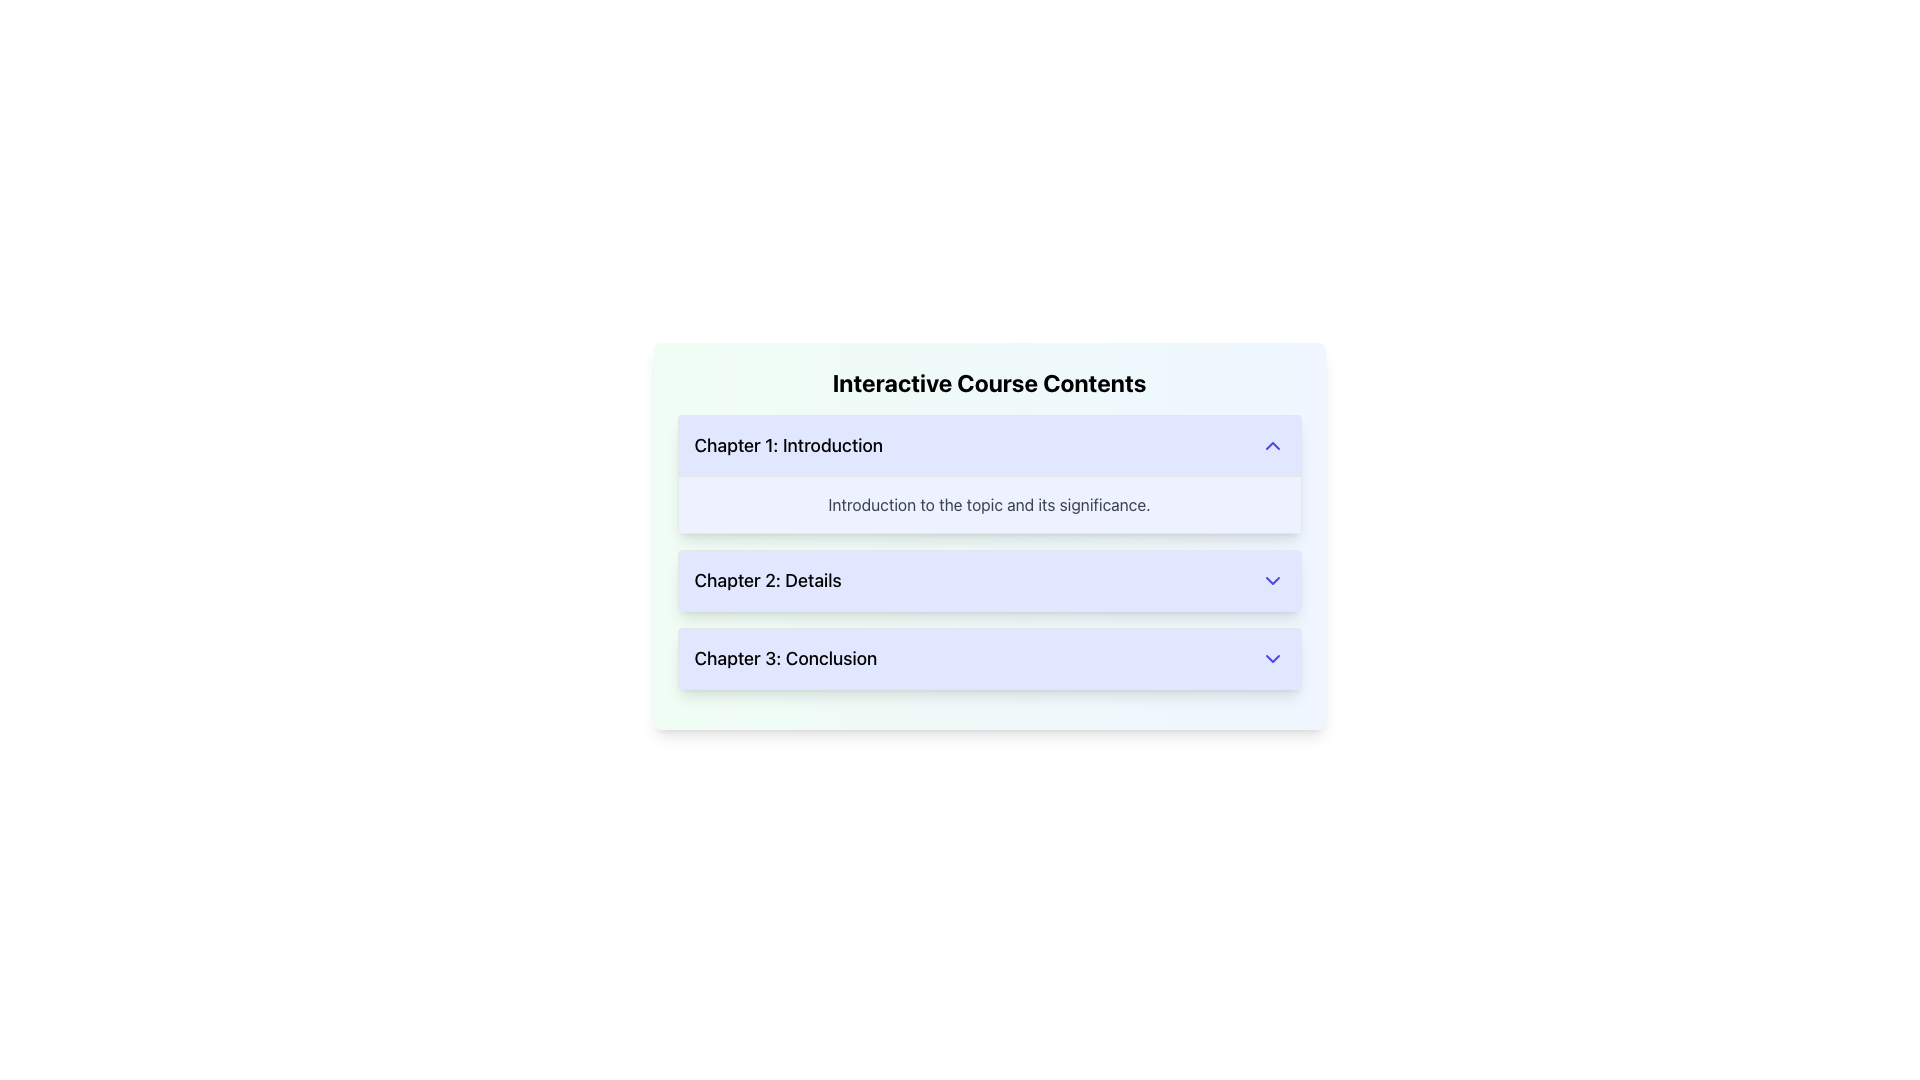 The height and width of the screenshot is (1080, 1920). I want to click on the Text Display element that provides an introduction to the topic, located below the header 'Chapter 1: Introduction', so click(989, 503).